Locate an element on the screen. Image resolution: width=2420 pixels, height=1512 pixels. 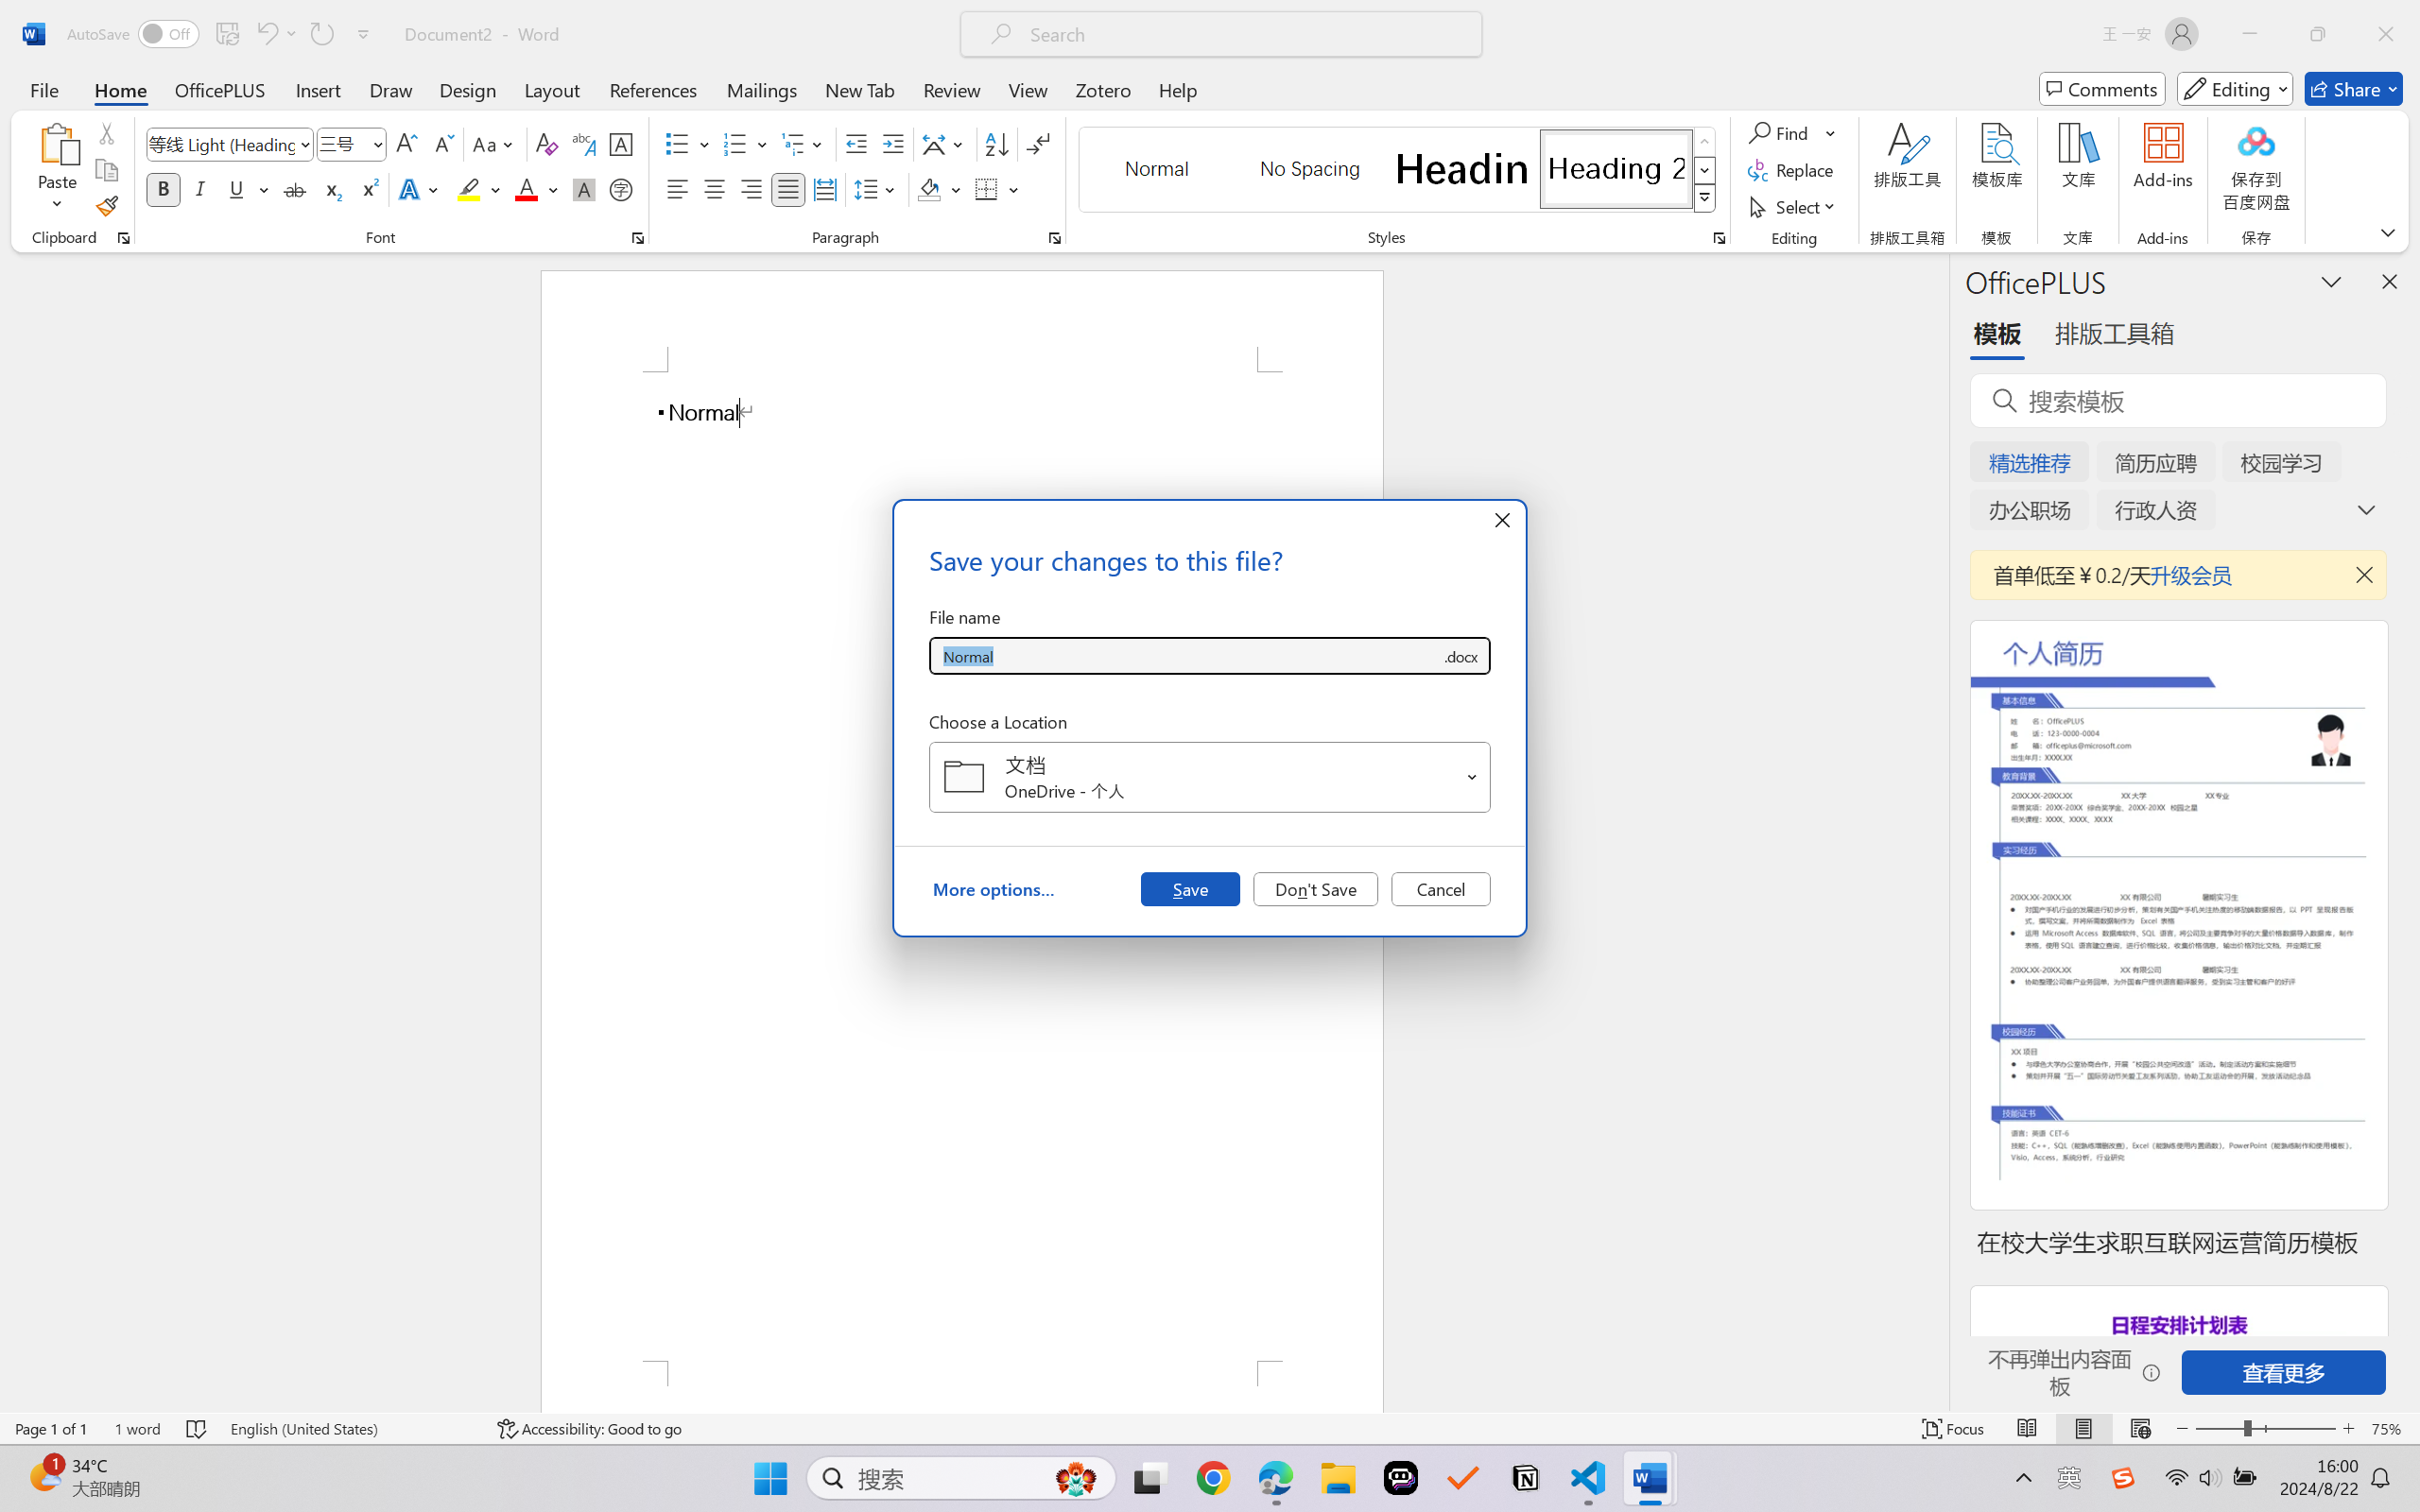
'Repeat Typing' is located at coordinates (320, 33).